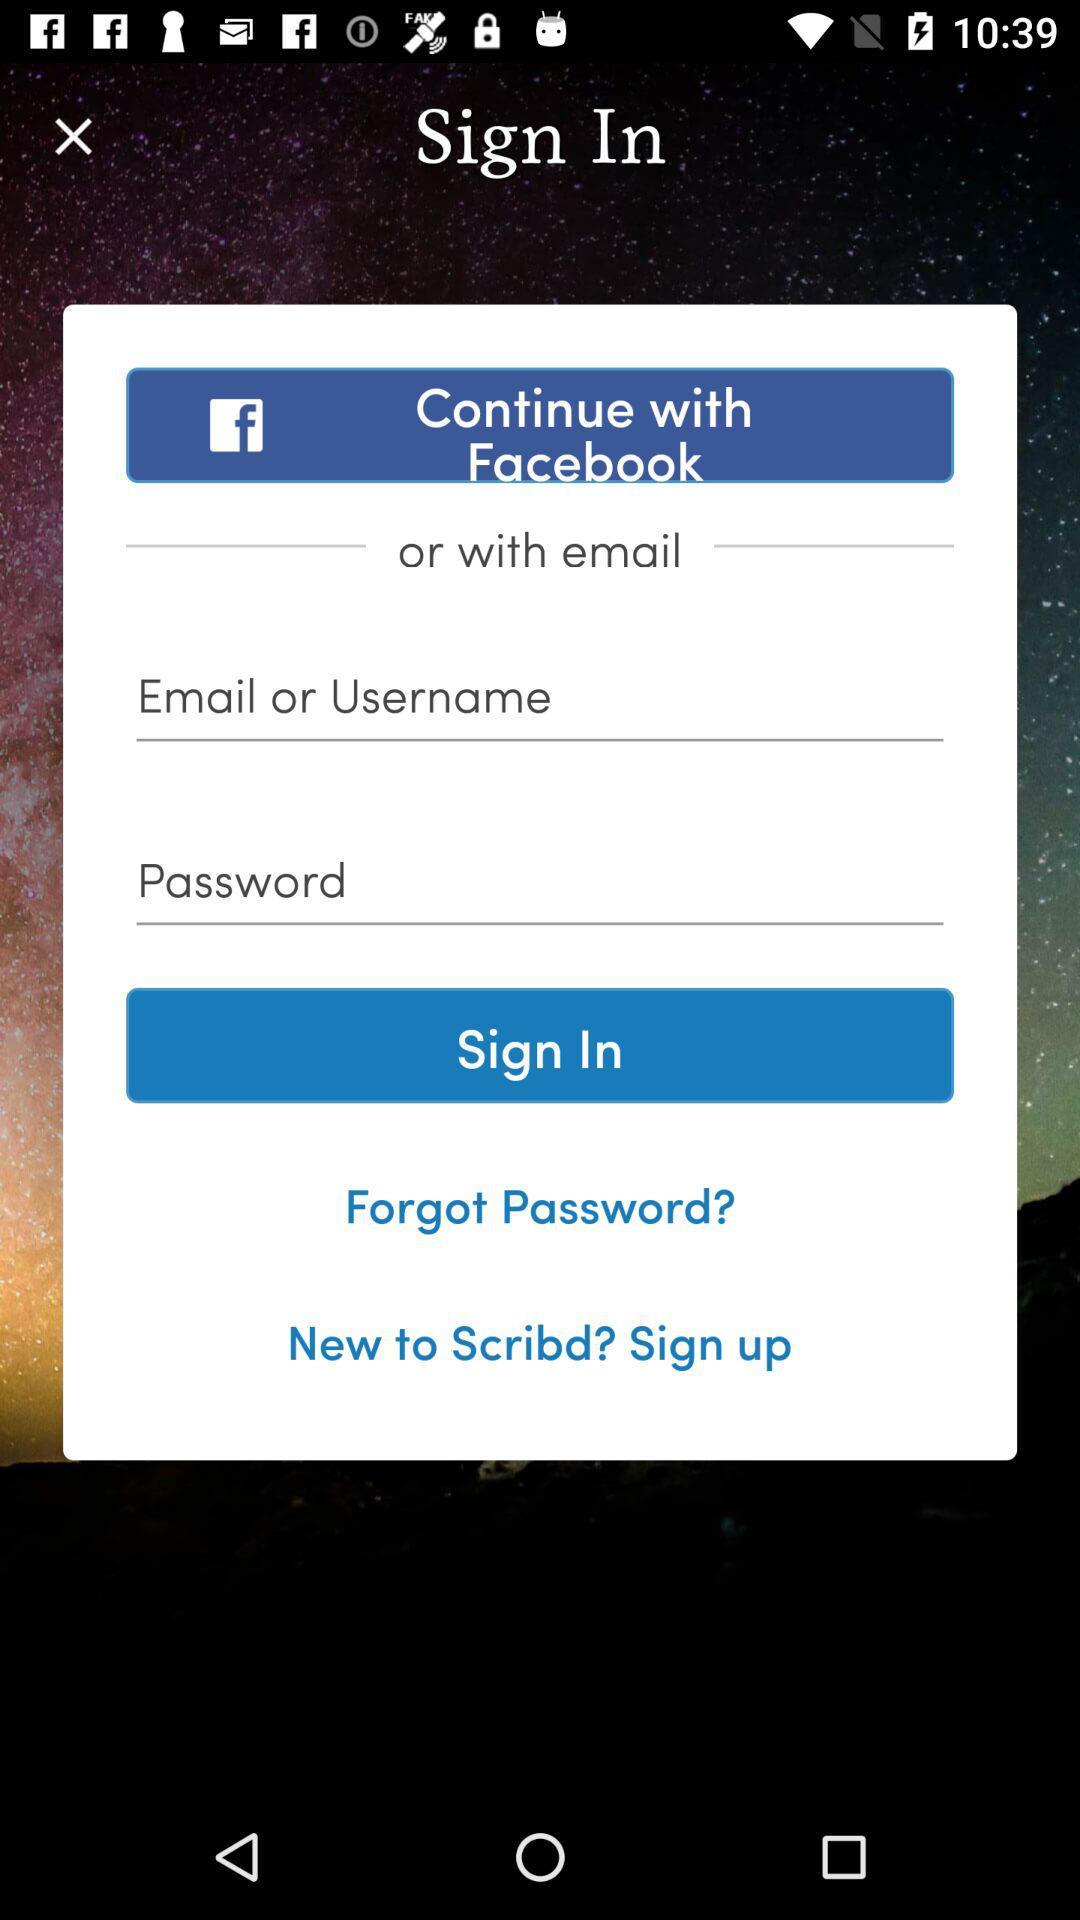  Describe the element at coordinates (540, 885) in the screenshot. I see `password` at that location.